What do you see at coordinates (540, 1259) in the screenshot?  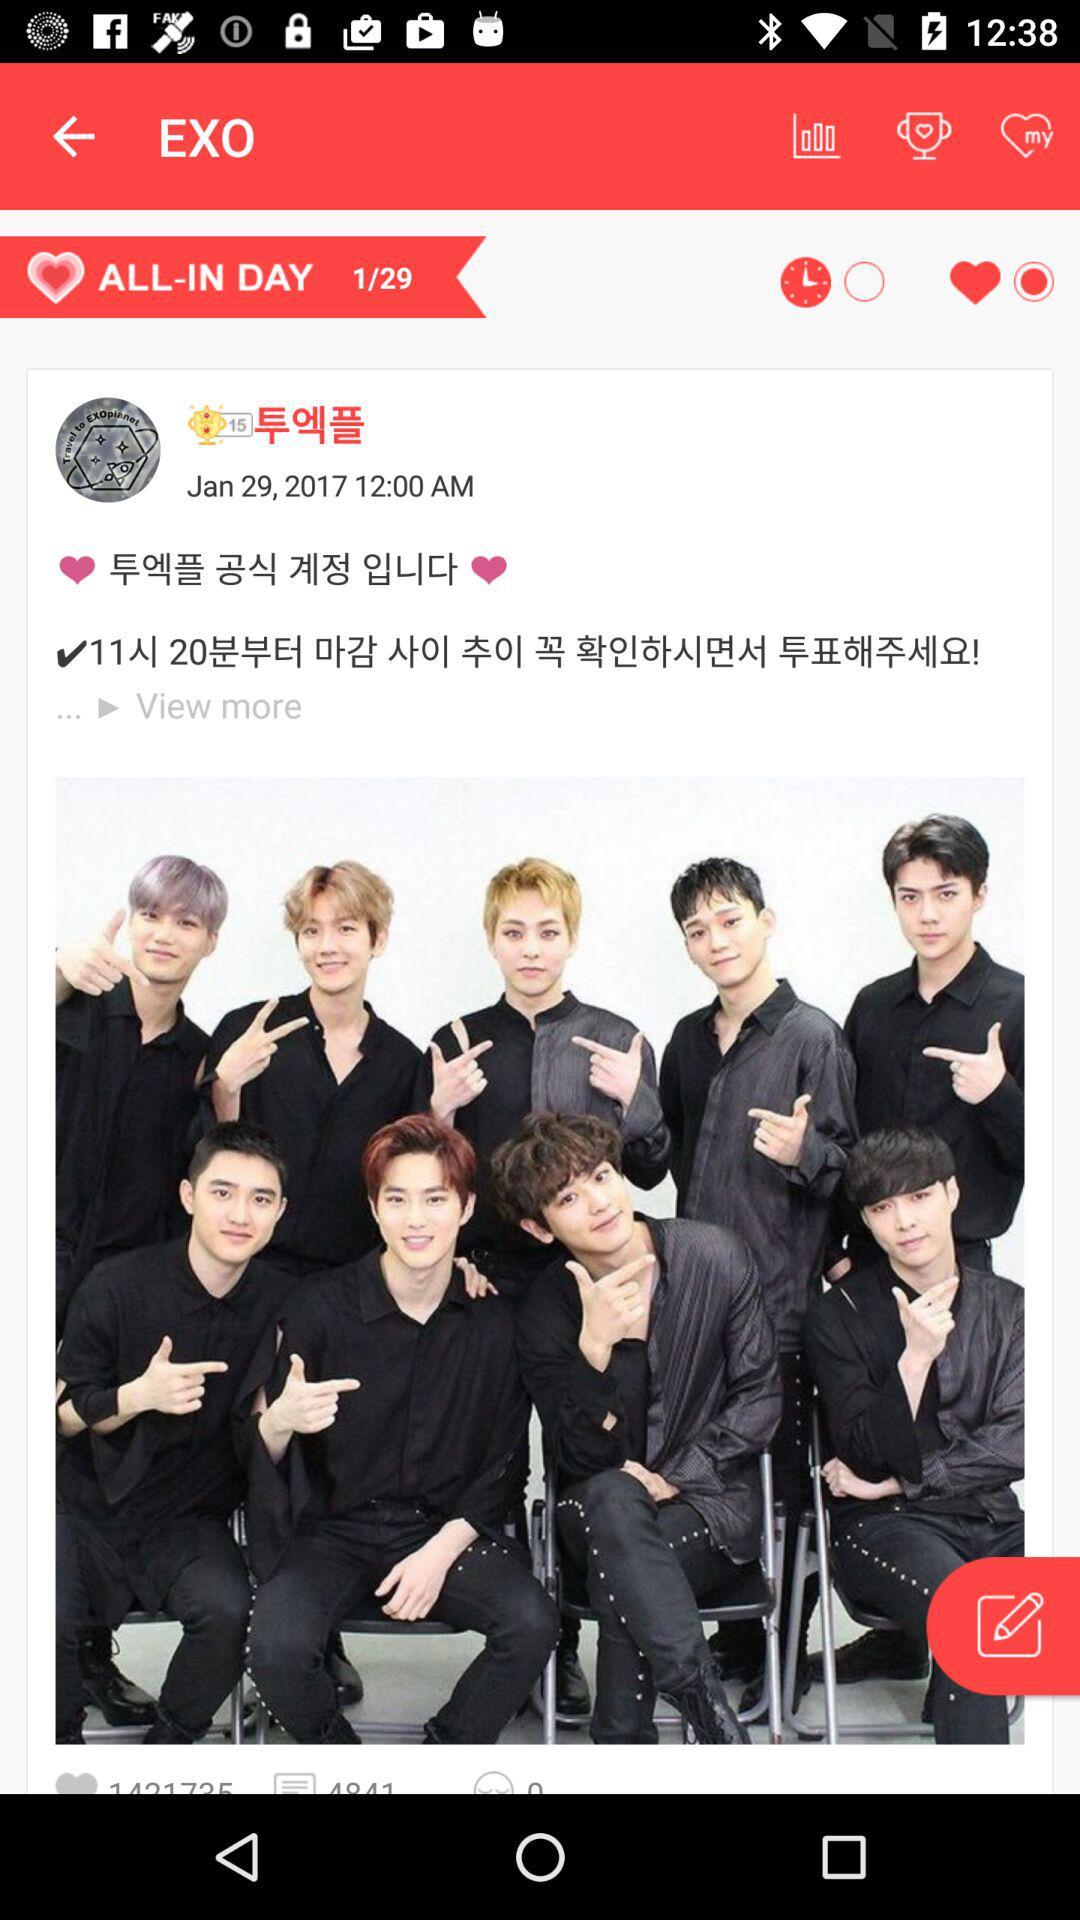 I see `show the image` at bounding box center [540, 1259].